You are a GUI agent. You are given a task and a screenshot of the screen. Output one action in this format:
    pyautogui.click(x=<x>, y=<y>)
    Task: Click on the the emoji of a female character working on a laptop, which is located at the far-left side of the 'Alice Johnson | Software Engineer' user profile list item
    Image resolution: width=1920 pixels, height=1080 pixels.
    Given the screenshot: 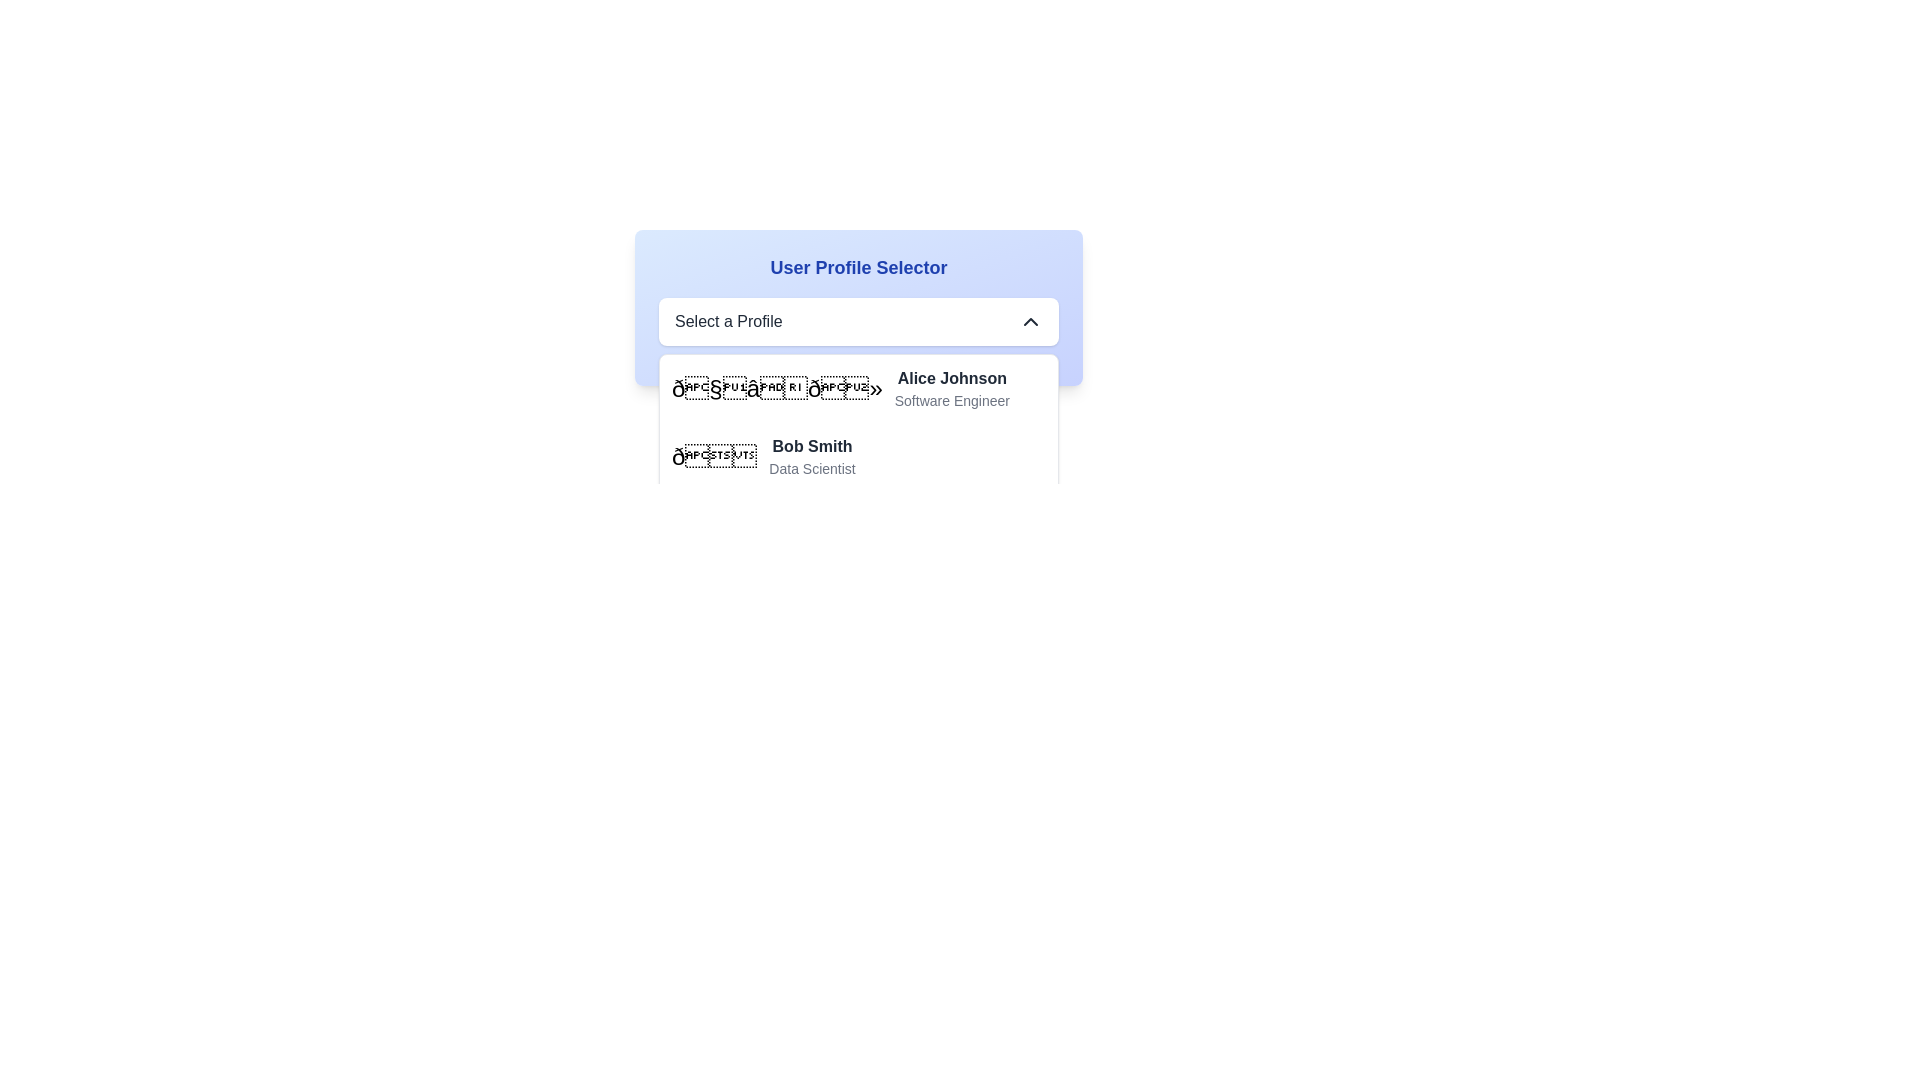 What is the action you would take?
    pyautogui.click(x=776, y=389)
    